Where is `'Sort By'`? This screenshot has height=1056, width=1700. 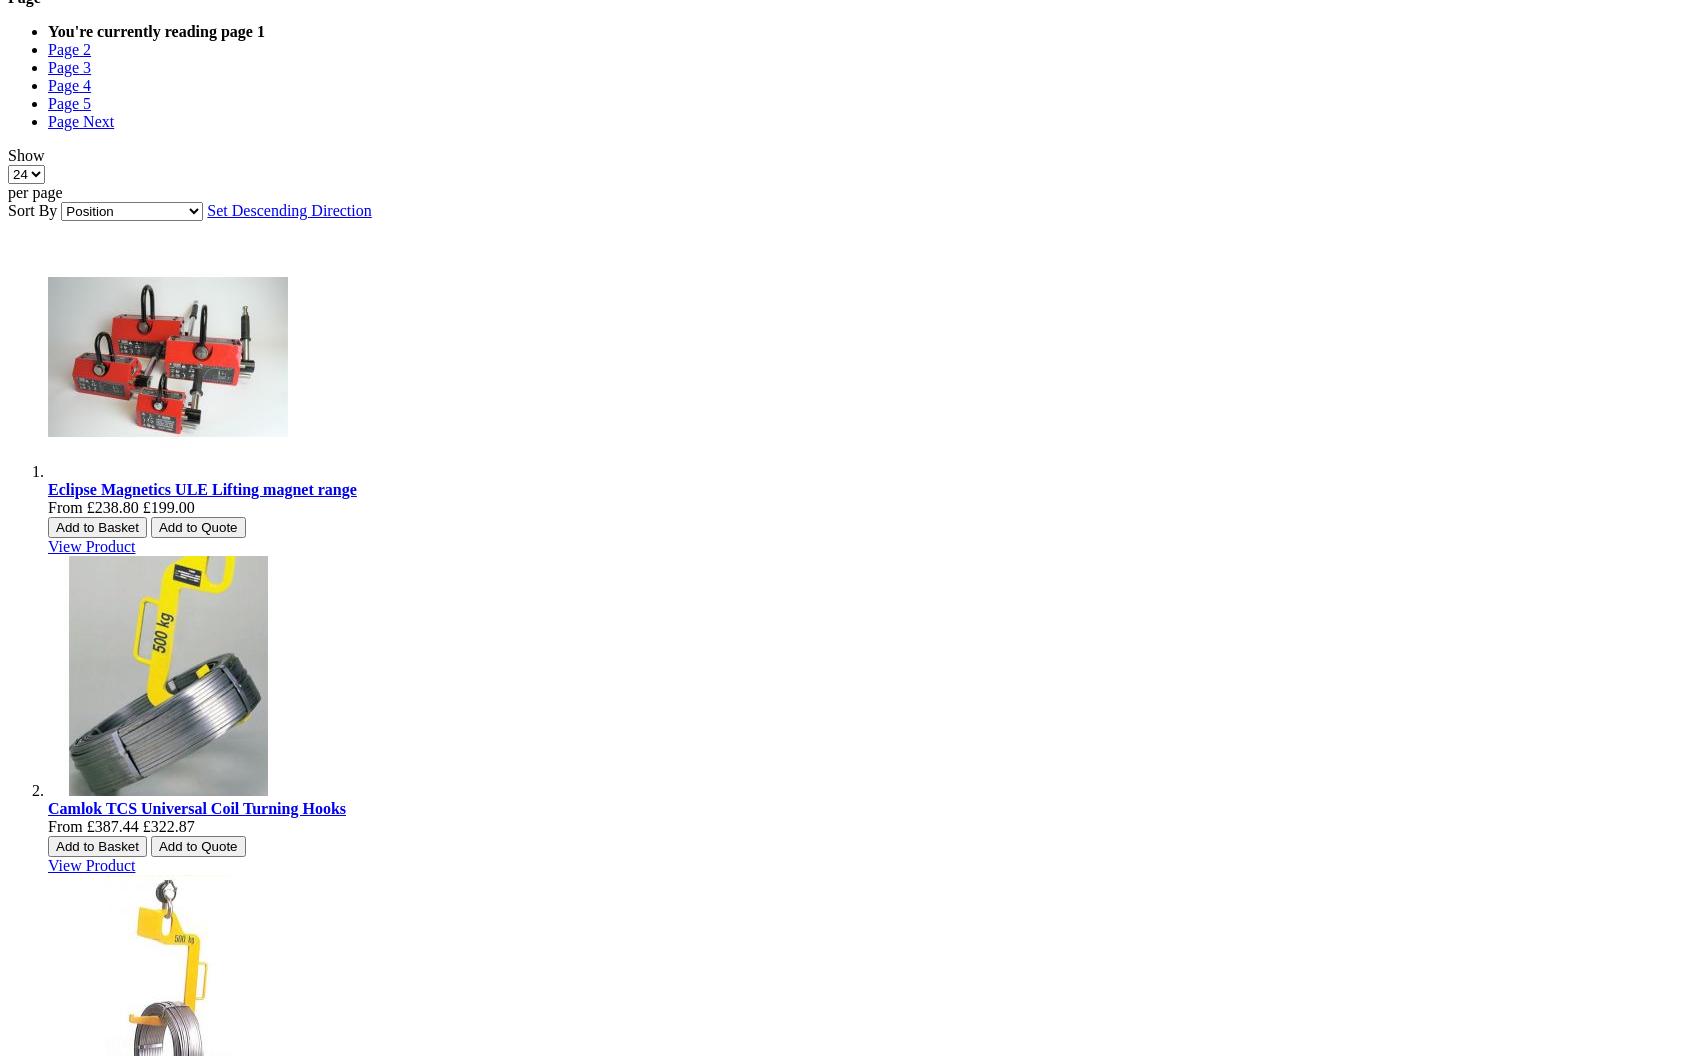 'Sort By' is located at coordinates (32, 209).